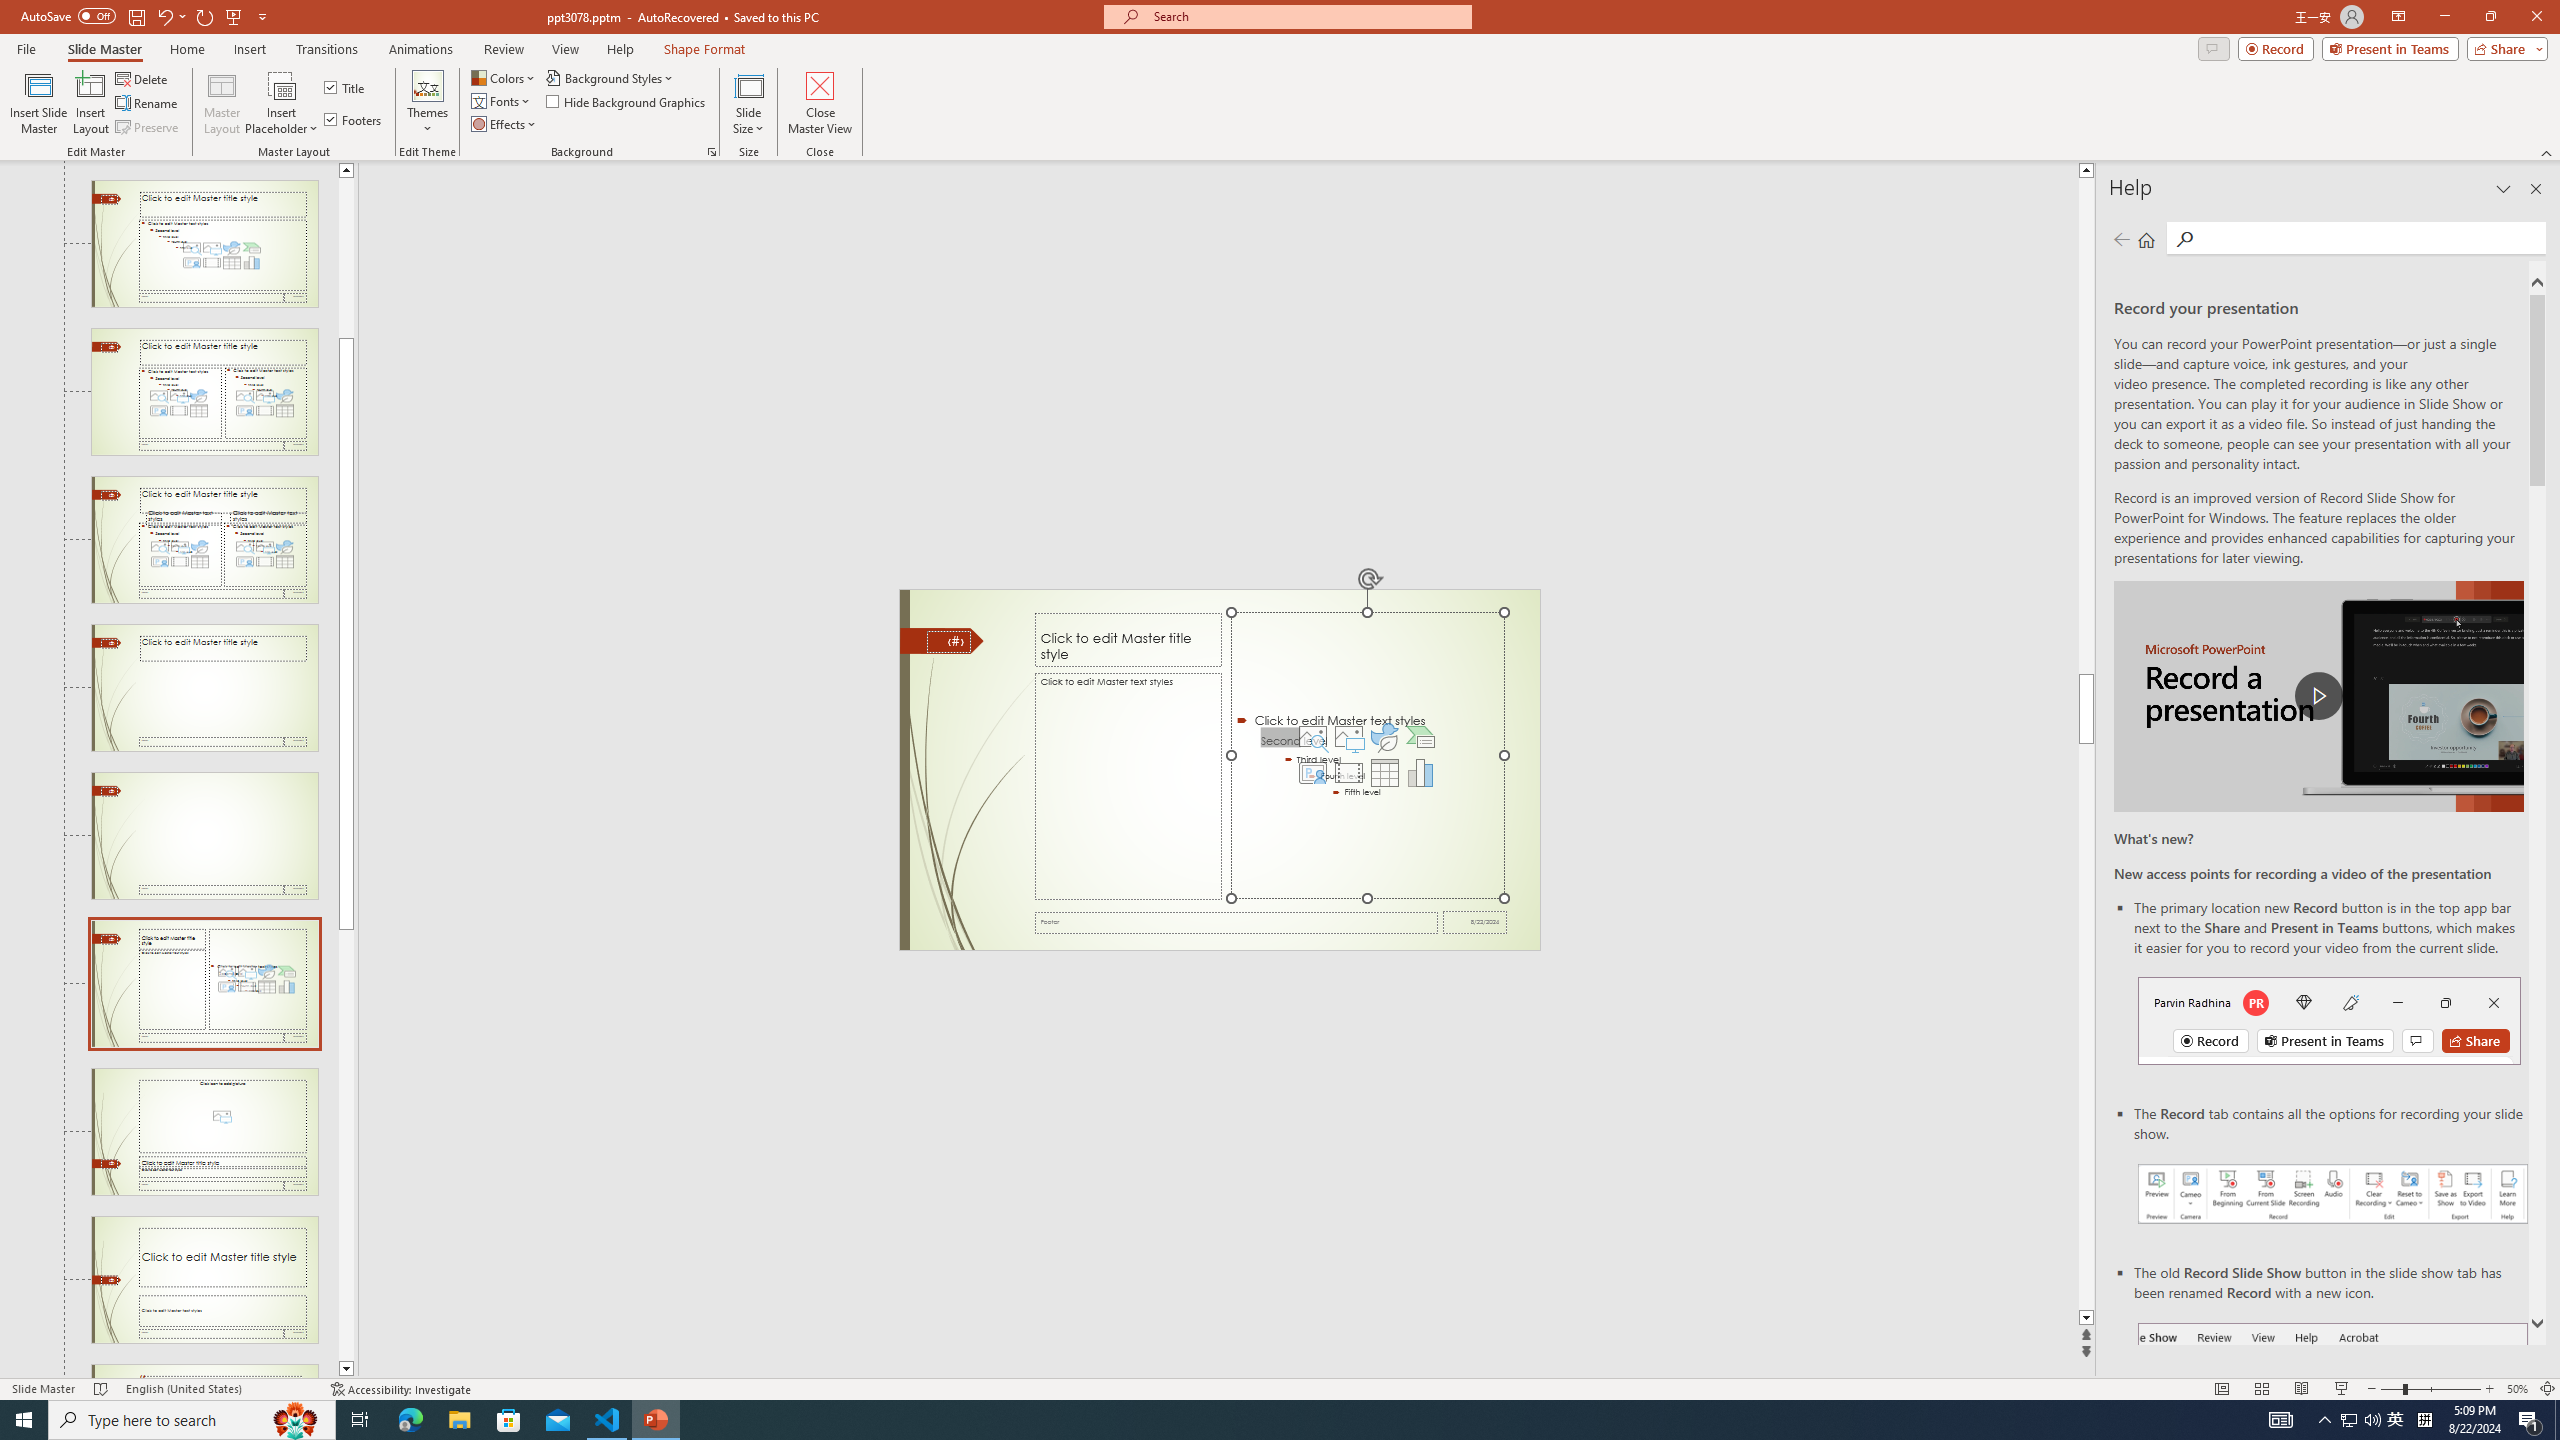  I want to click on 'Zoom Out', so click(2392, 1389).